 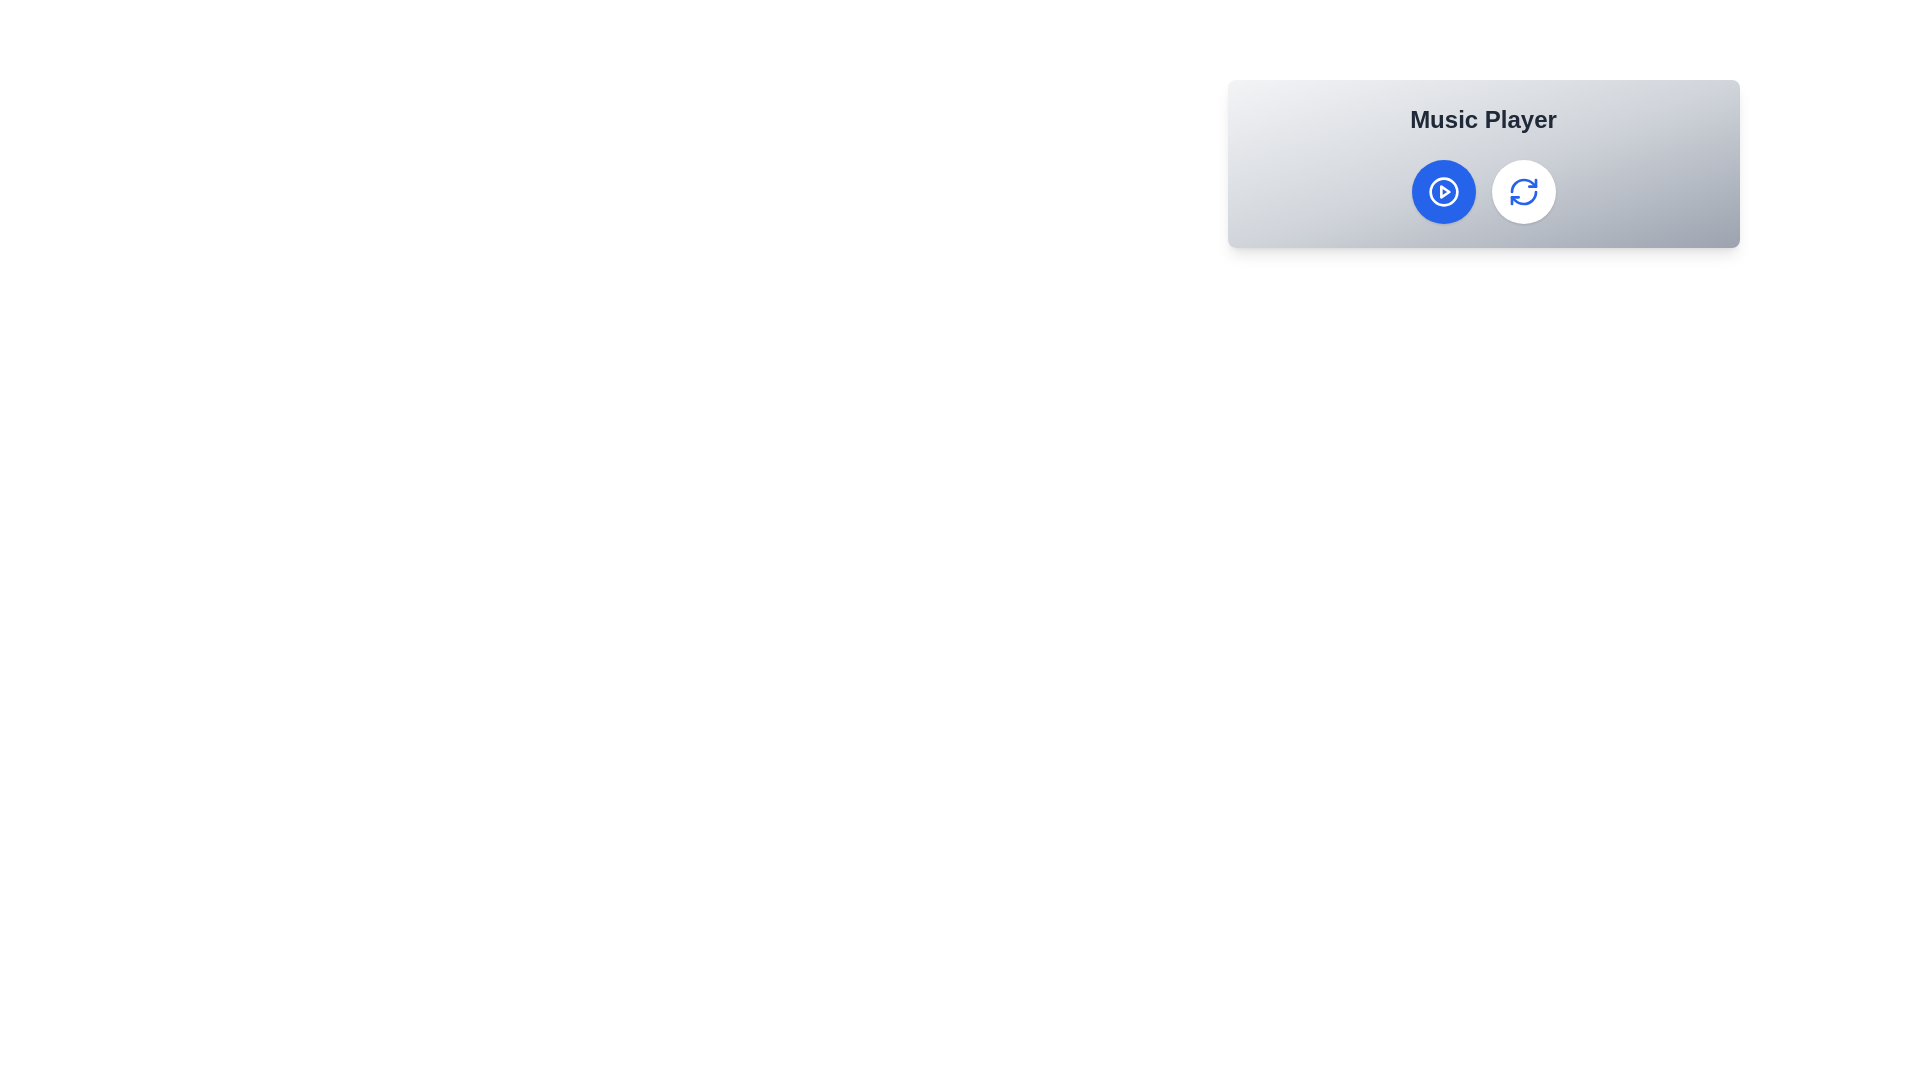 What do you see at coordinates (1443, 192) in the screenshot?
I see `the first blue circular button with a white play icon to receive visual feedback` at bounding box center [1443, 192].